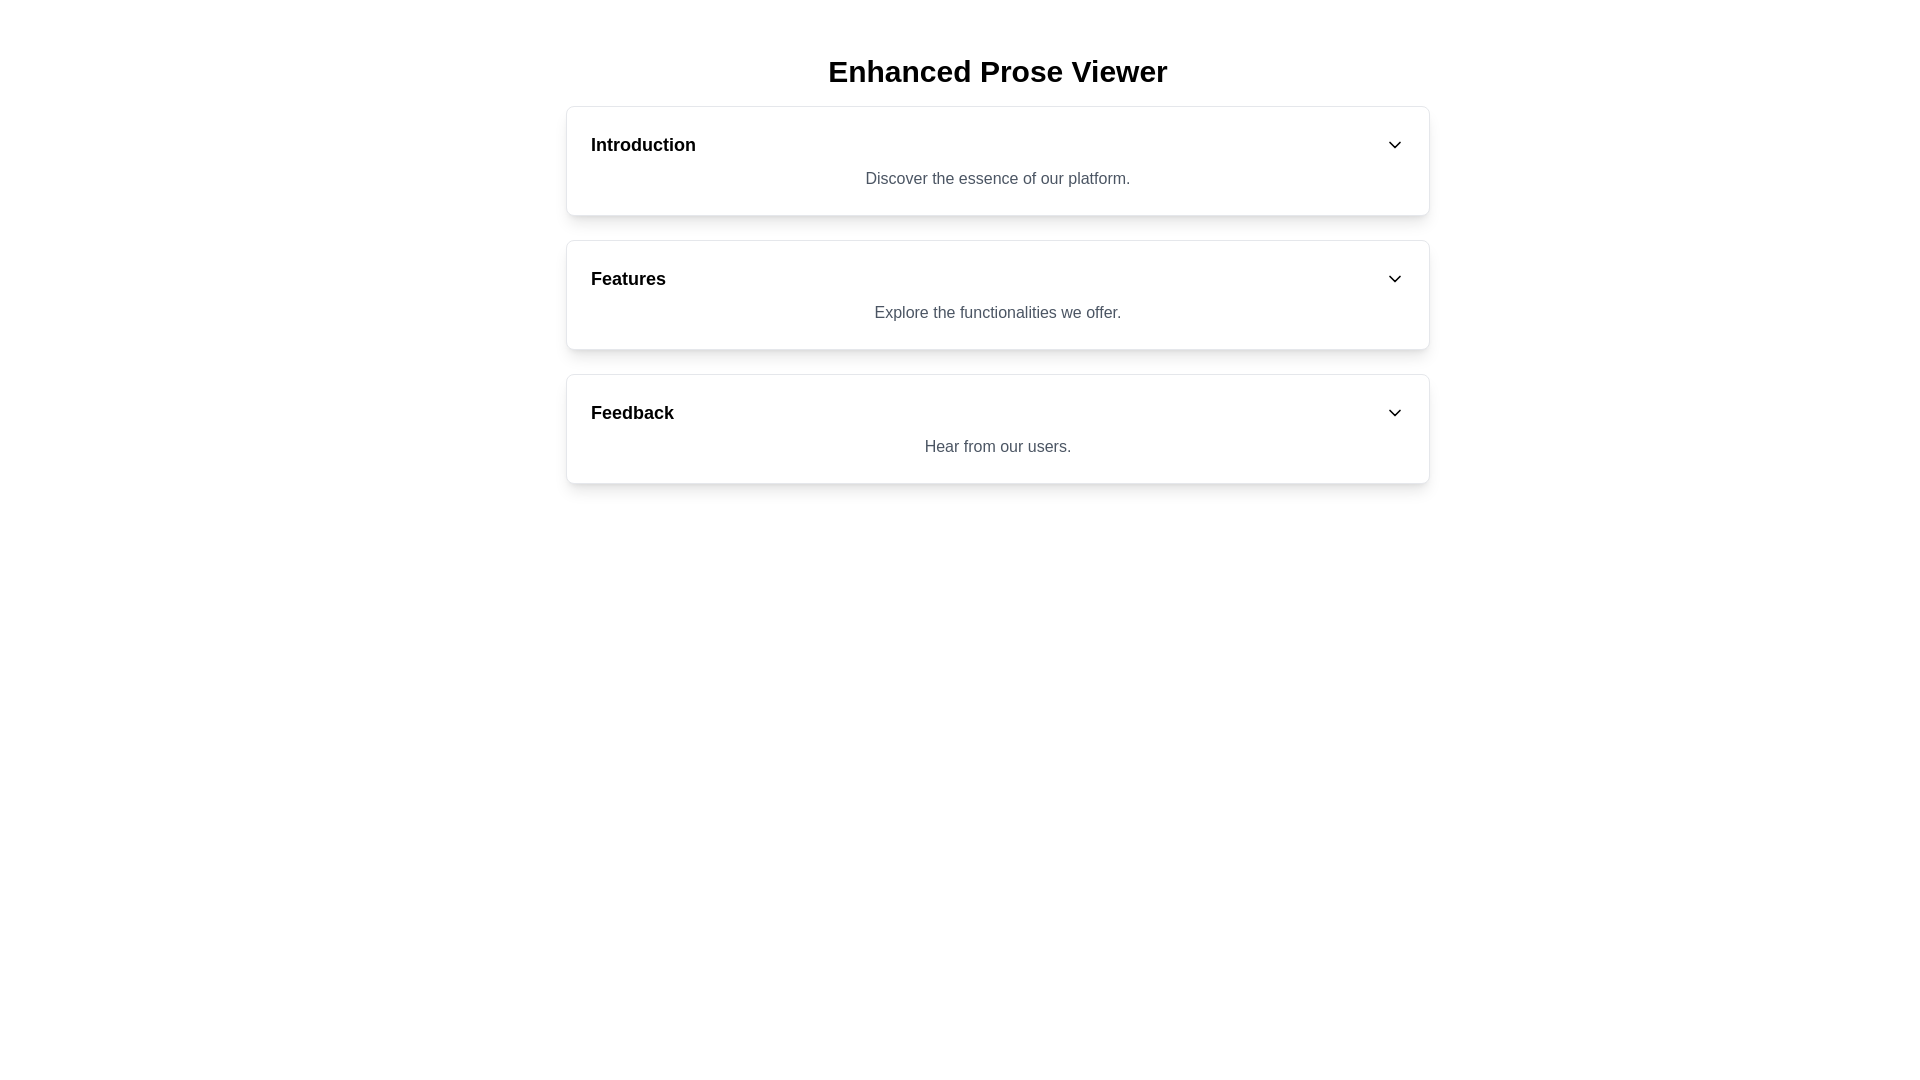  What do you see at coordinates (627, 278) in the screenshot?
I see `the static text header or label for the 'Features' section, which is positioned below the 'Introduction' section and above the 'Feedback' section, aligned to the left` at bounding box center [627, 278].